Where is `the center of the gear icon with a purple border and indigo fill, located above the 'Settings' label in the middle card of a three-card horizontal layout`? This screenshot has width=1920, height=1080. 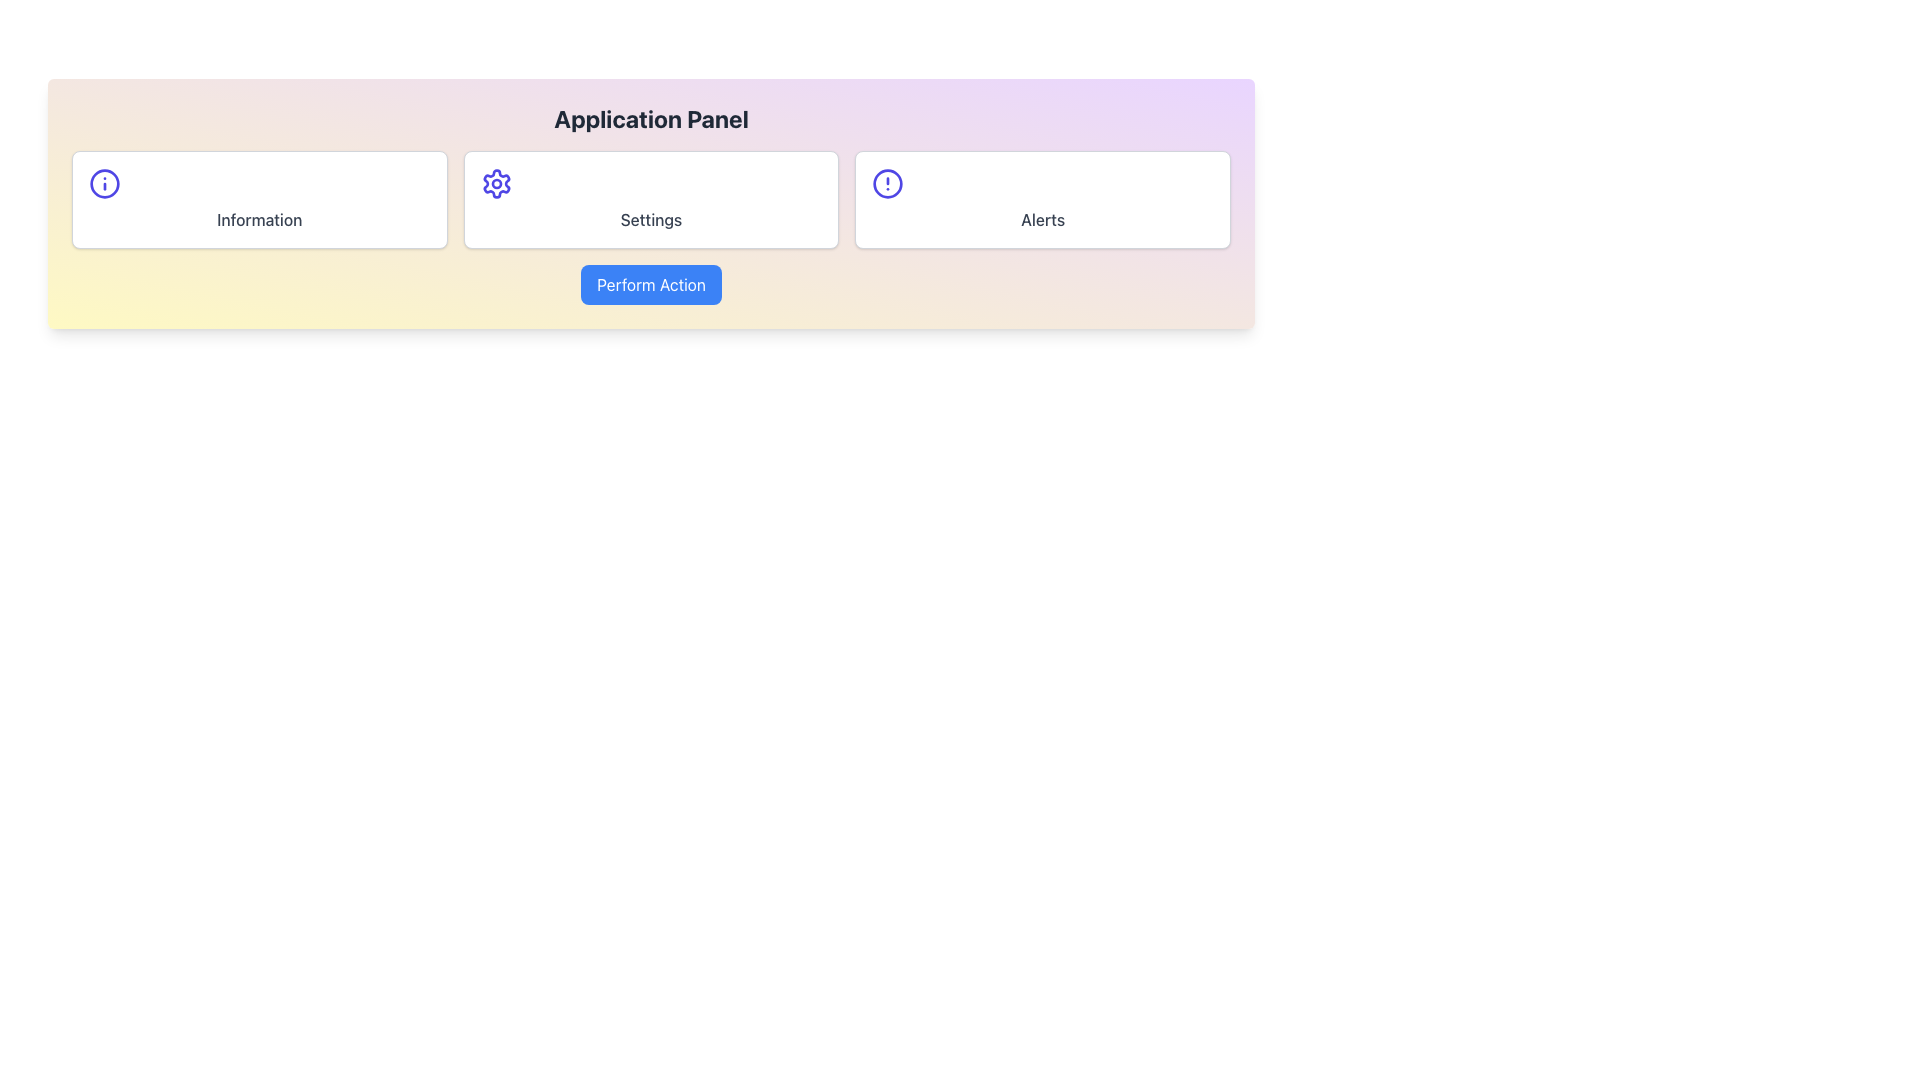
the center of the gear icon with a purple border and indigo fill, located above the 'Settings' label in the middle card of a three-card horizontal layout is located at coordinates (496, 184).